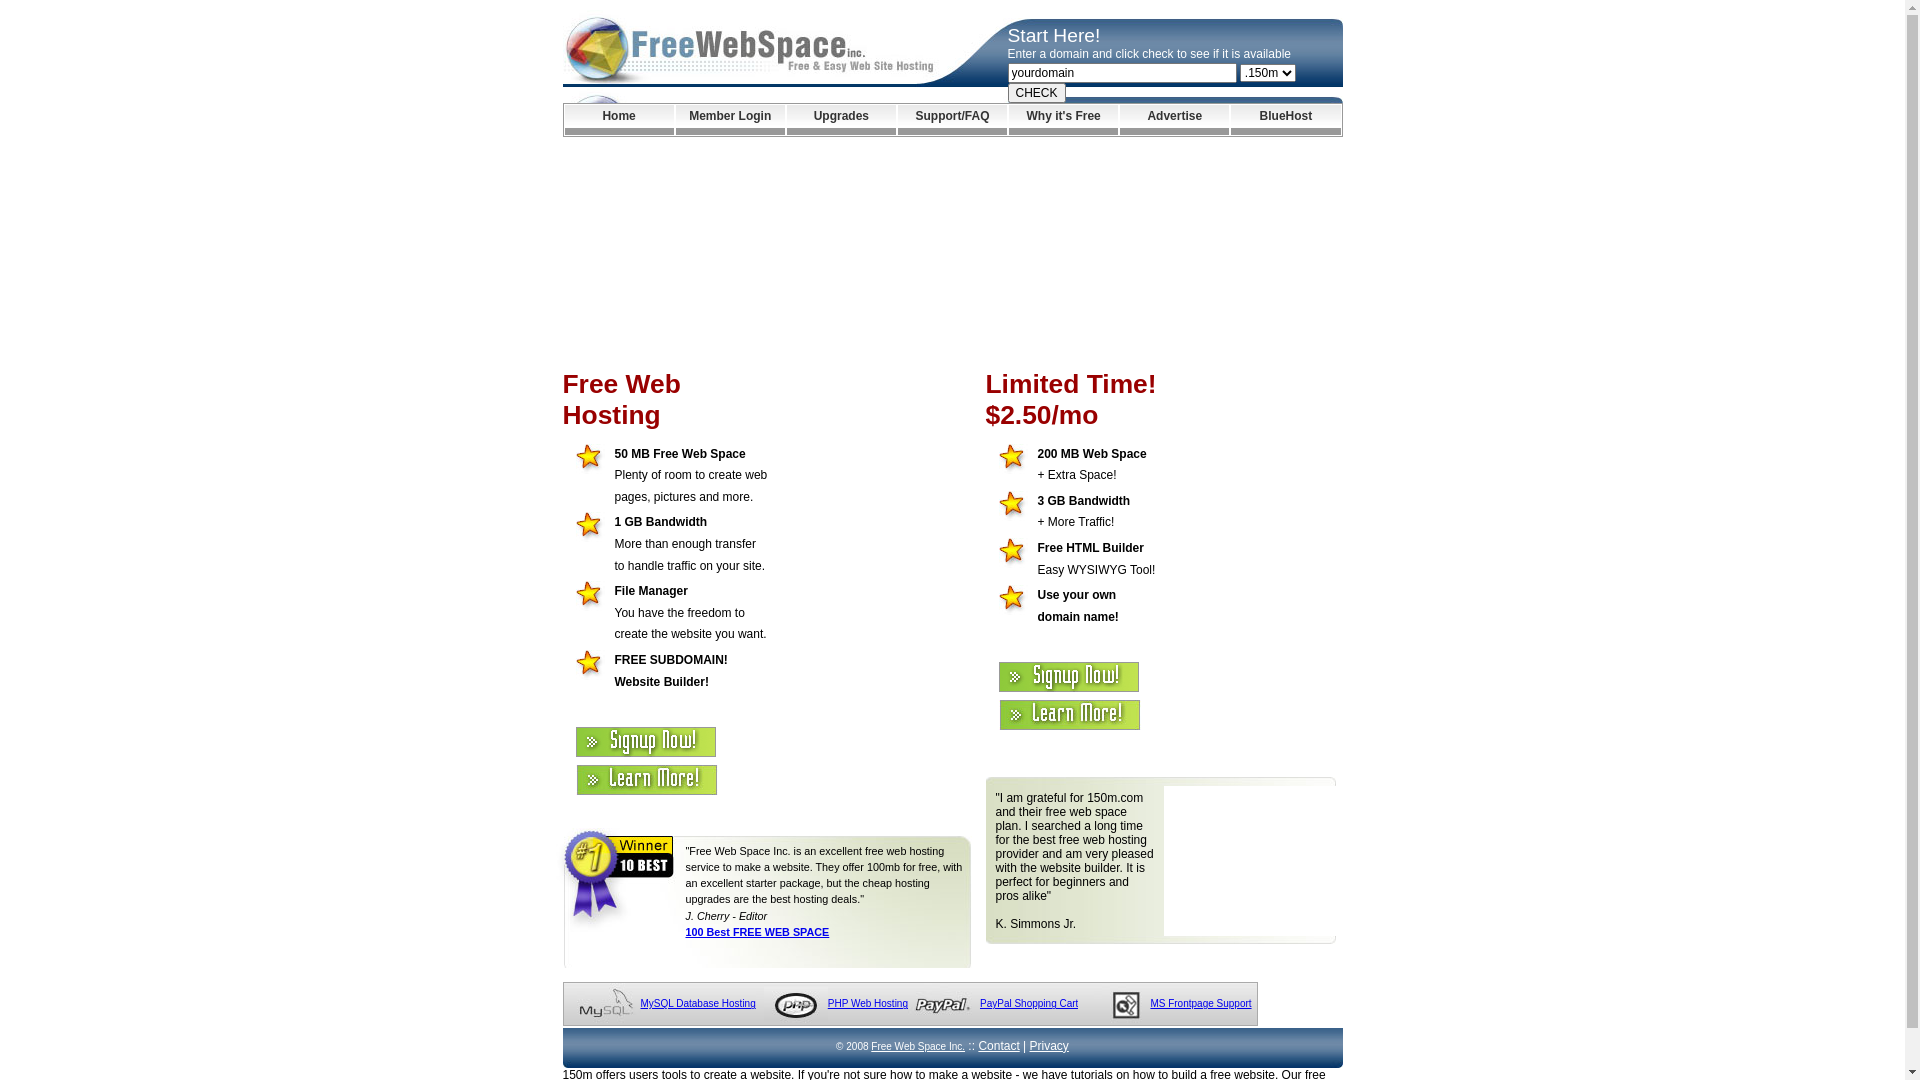 This screenshot has width=1920, height=1080. Describe the element at coordinates (1036, 92) in the screenshot. I see `'CHECK'` at that location.